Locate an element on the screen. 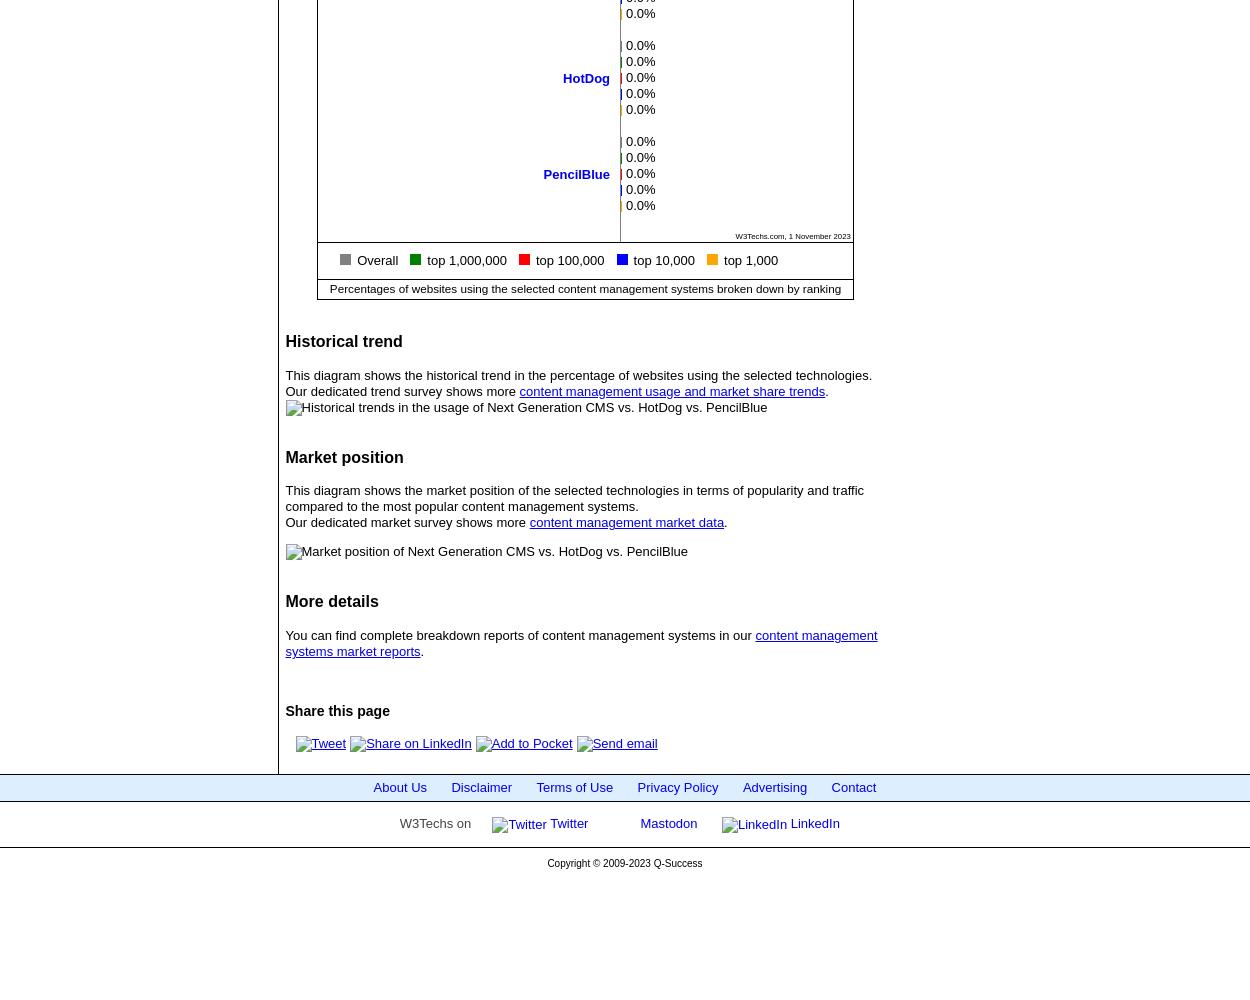  'Advertising' is located at coordinates (774, 787).